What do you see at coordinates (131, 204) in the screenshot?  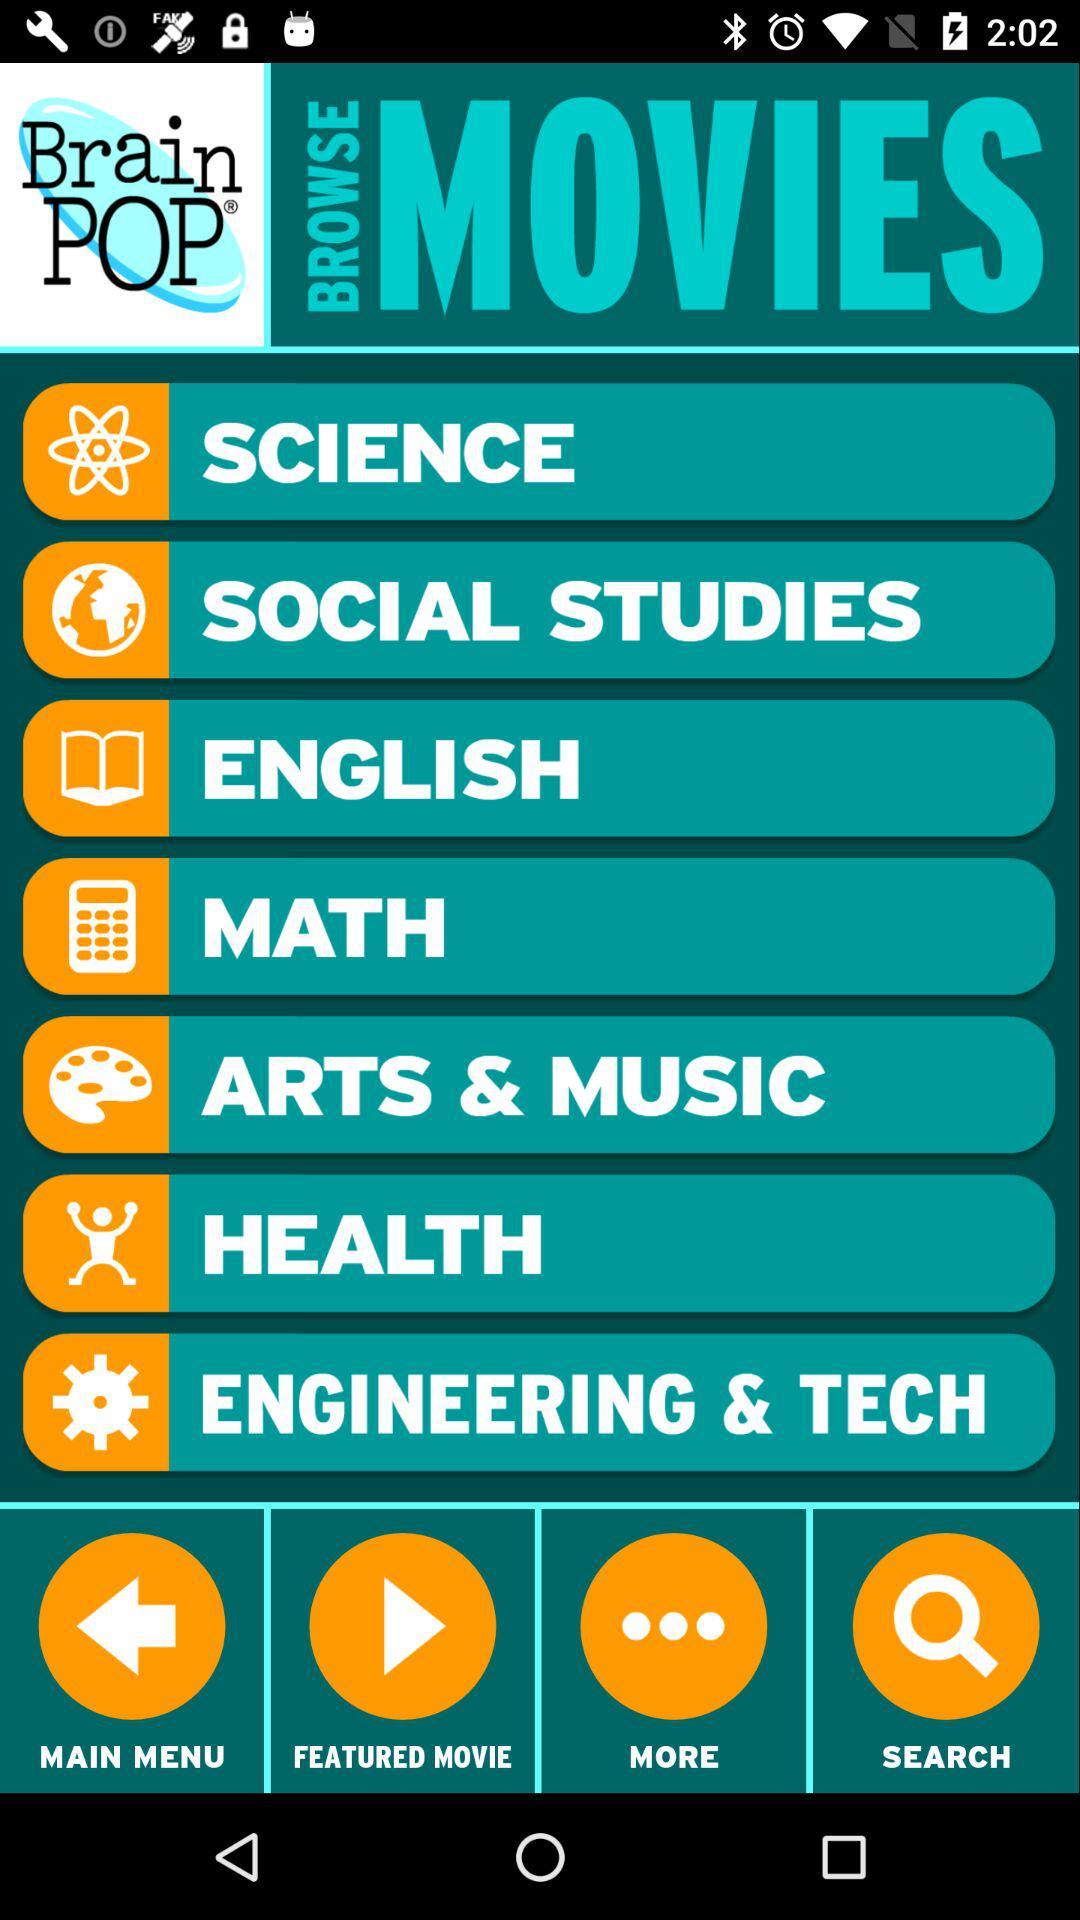 I see `main menu` at bounding box center [131, 204].